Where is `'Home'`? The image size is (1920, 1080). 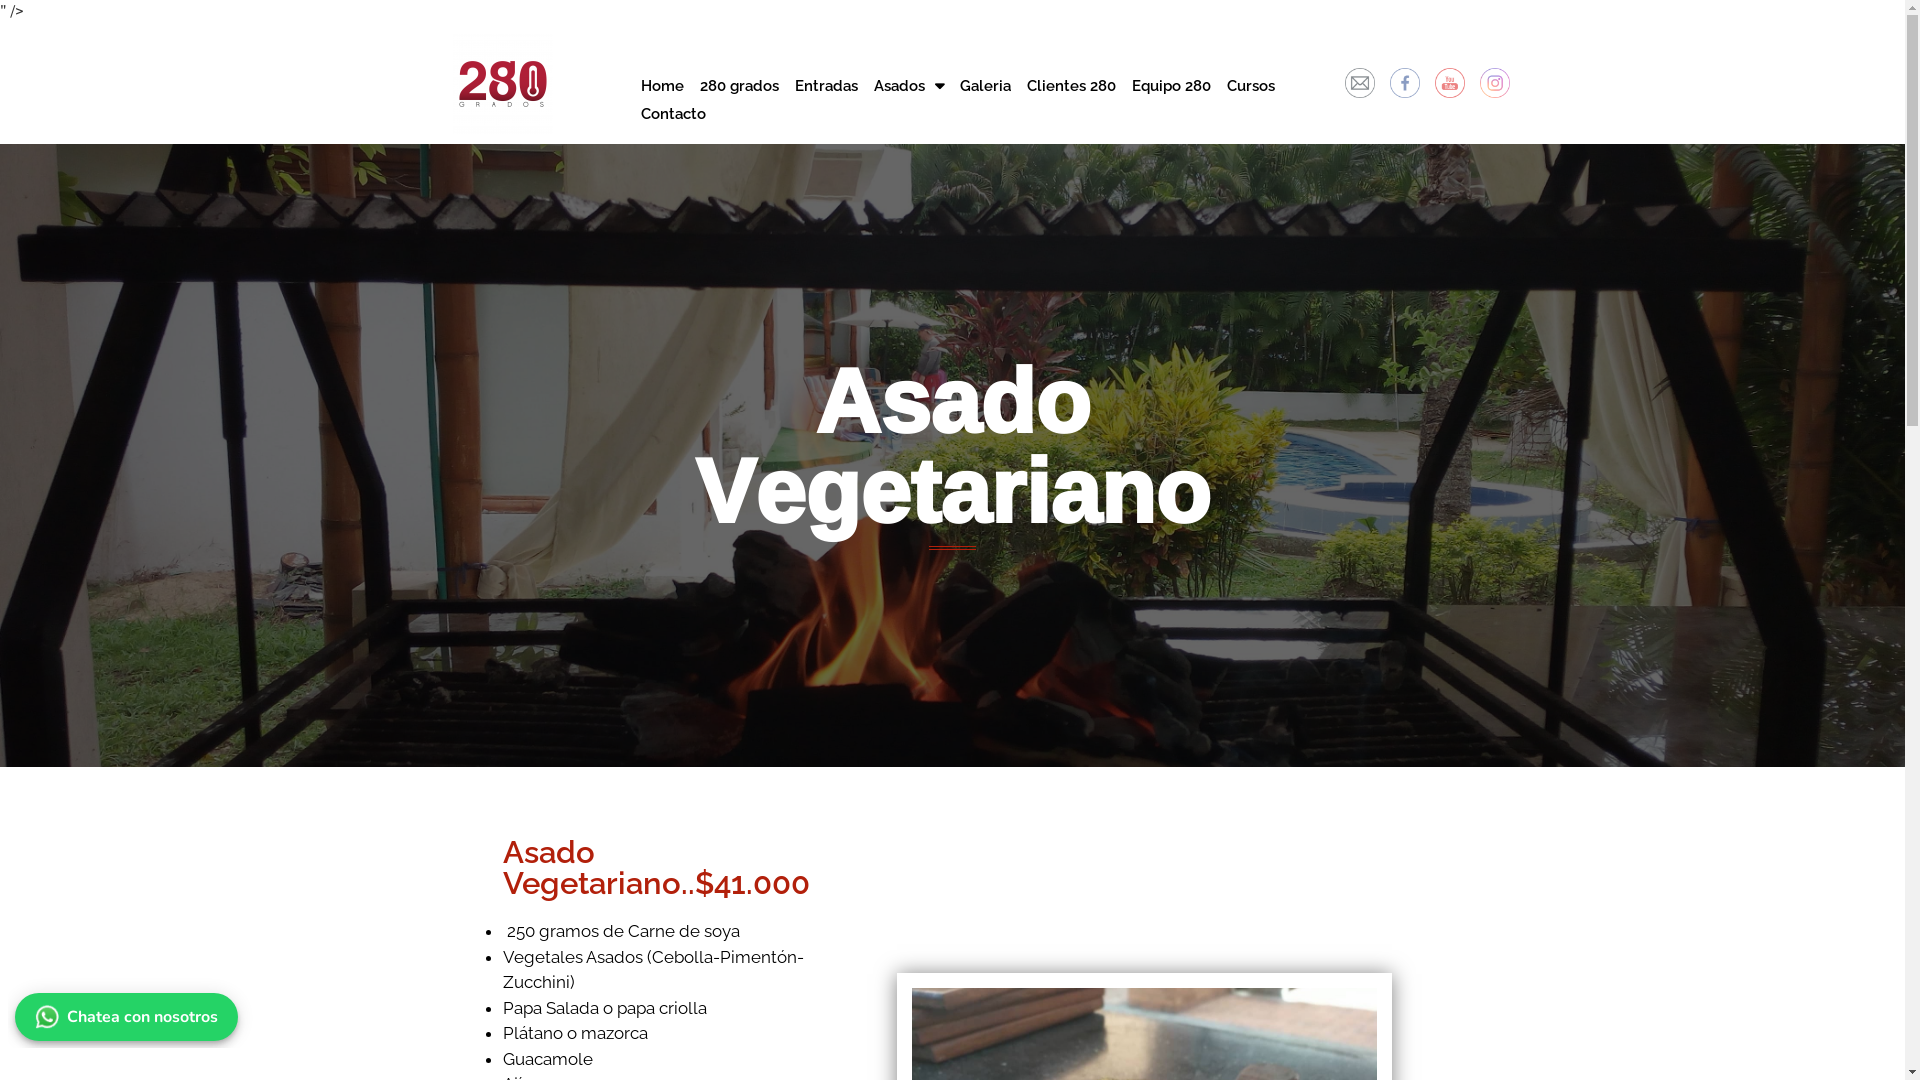
'Home' is located at coordinates (632, 84).